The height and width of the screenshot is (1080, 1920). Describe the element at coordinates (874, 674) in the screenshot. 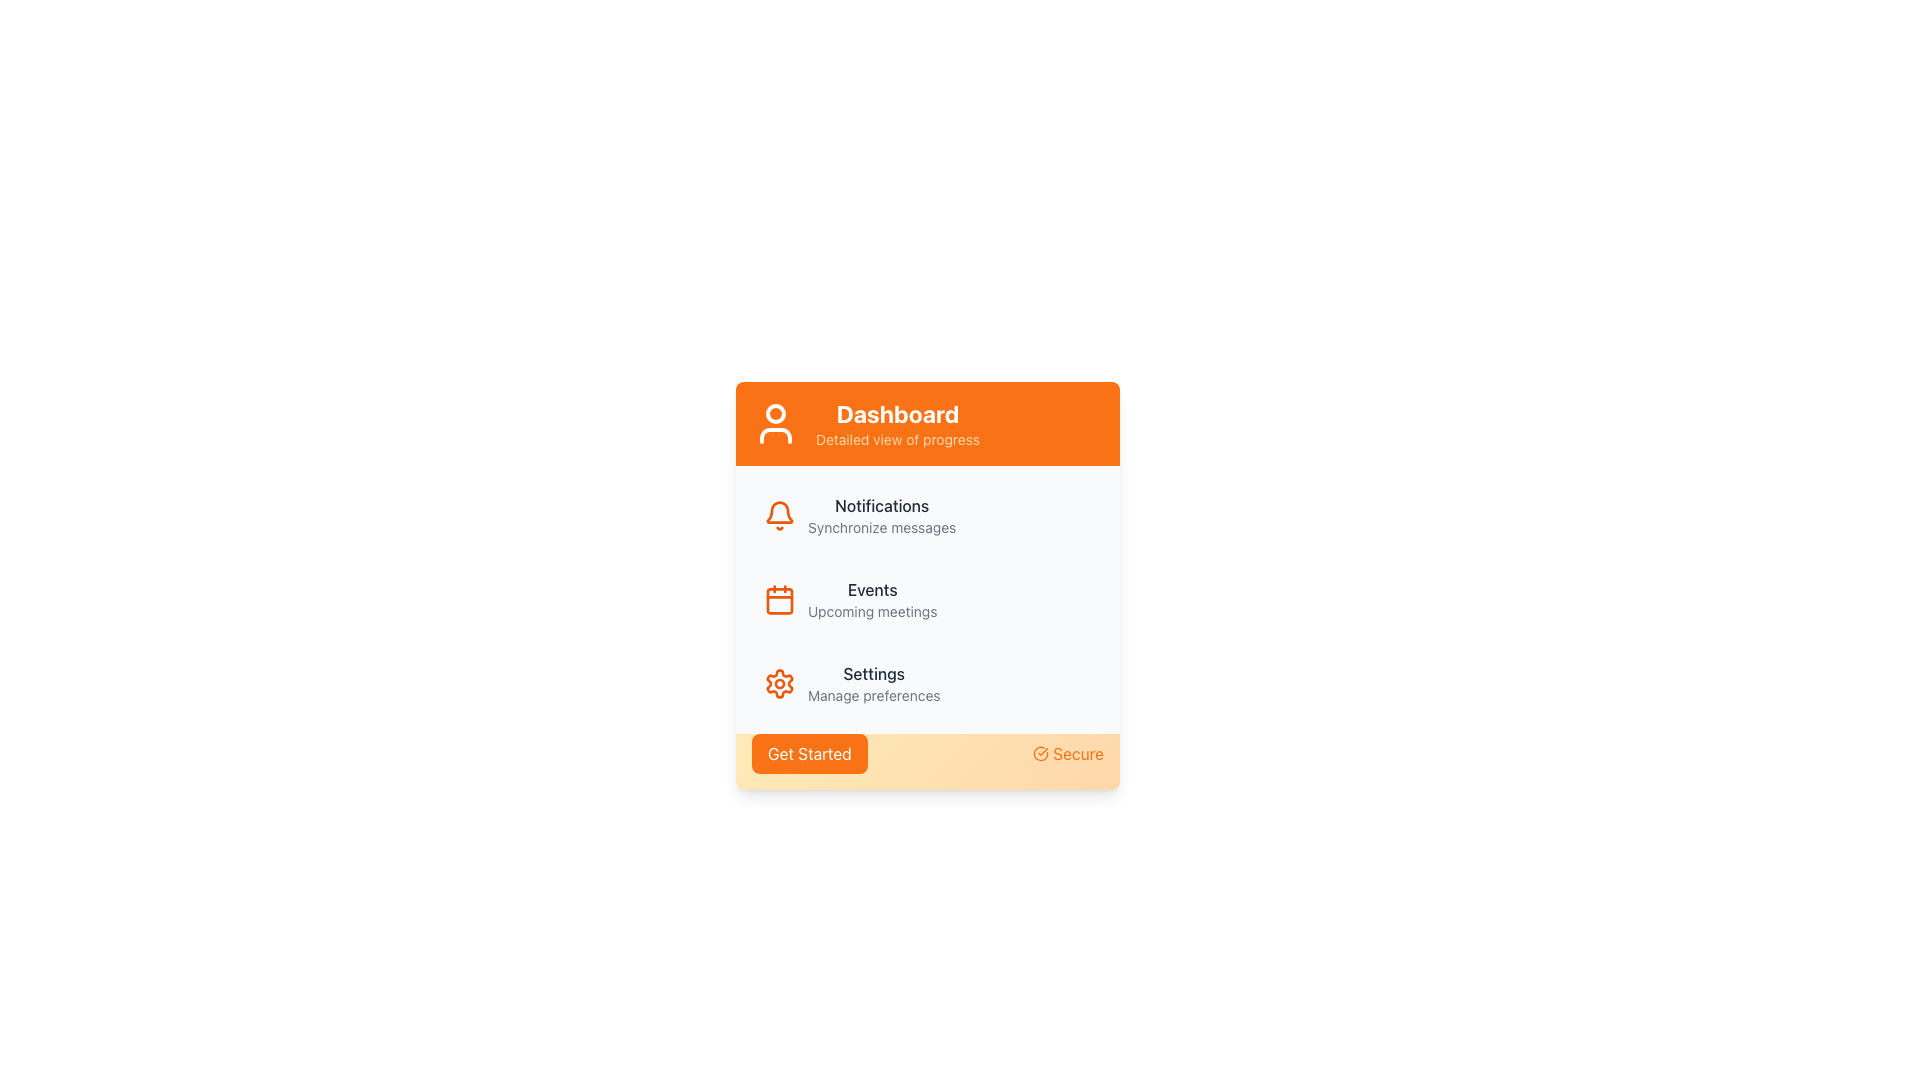

I see `the 'Settings' label which serves as a title for the settings section in the user interface` at that location.